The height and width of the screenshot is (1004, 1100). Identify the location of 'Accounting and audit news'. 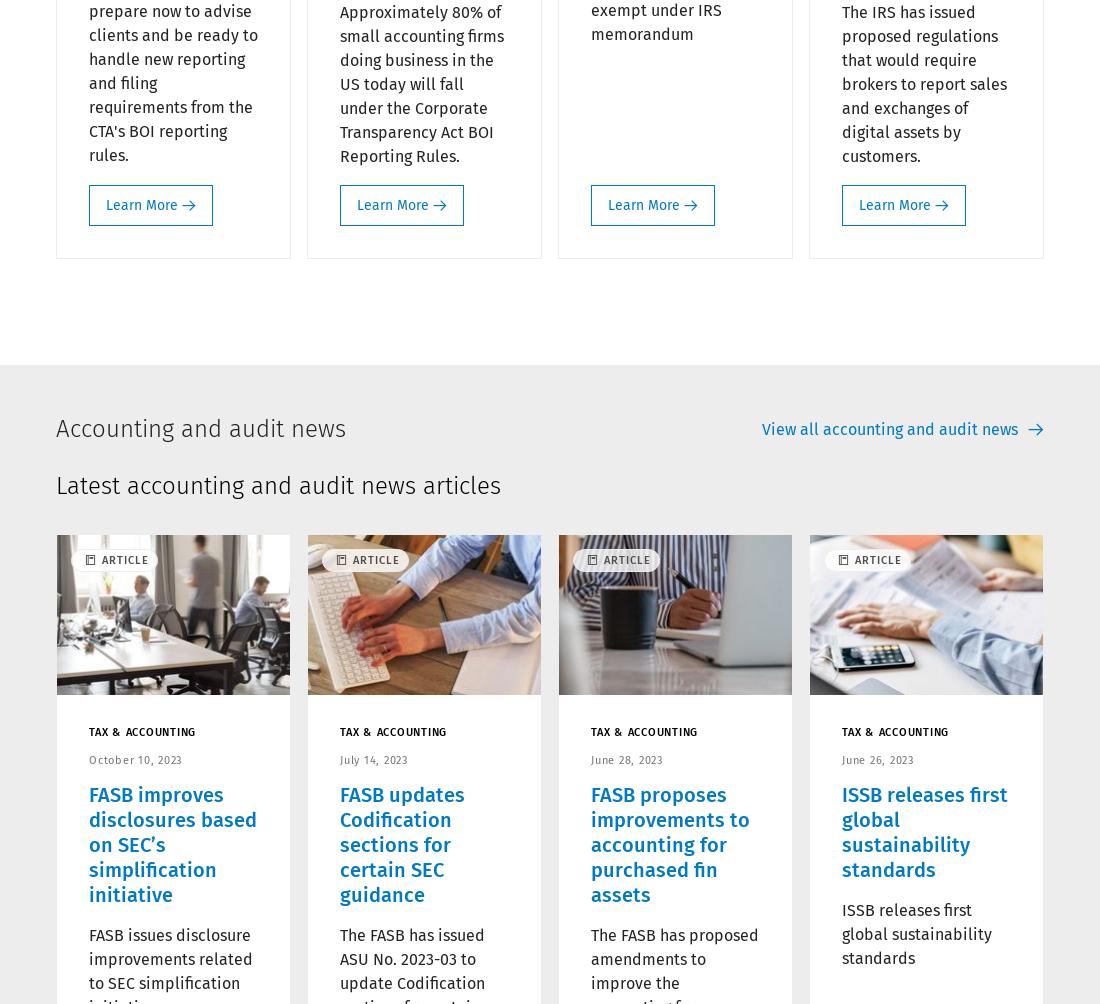
(199, 427).